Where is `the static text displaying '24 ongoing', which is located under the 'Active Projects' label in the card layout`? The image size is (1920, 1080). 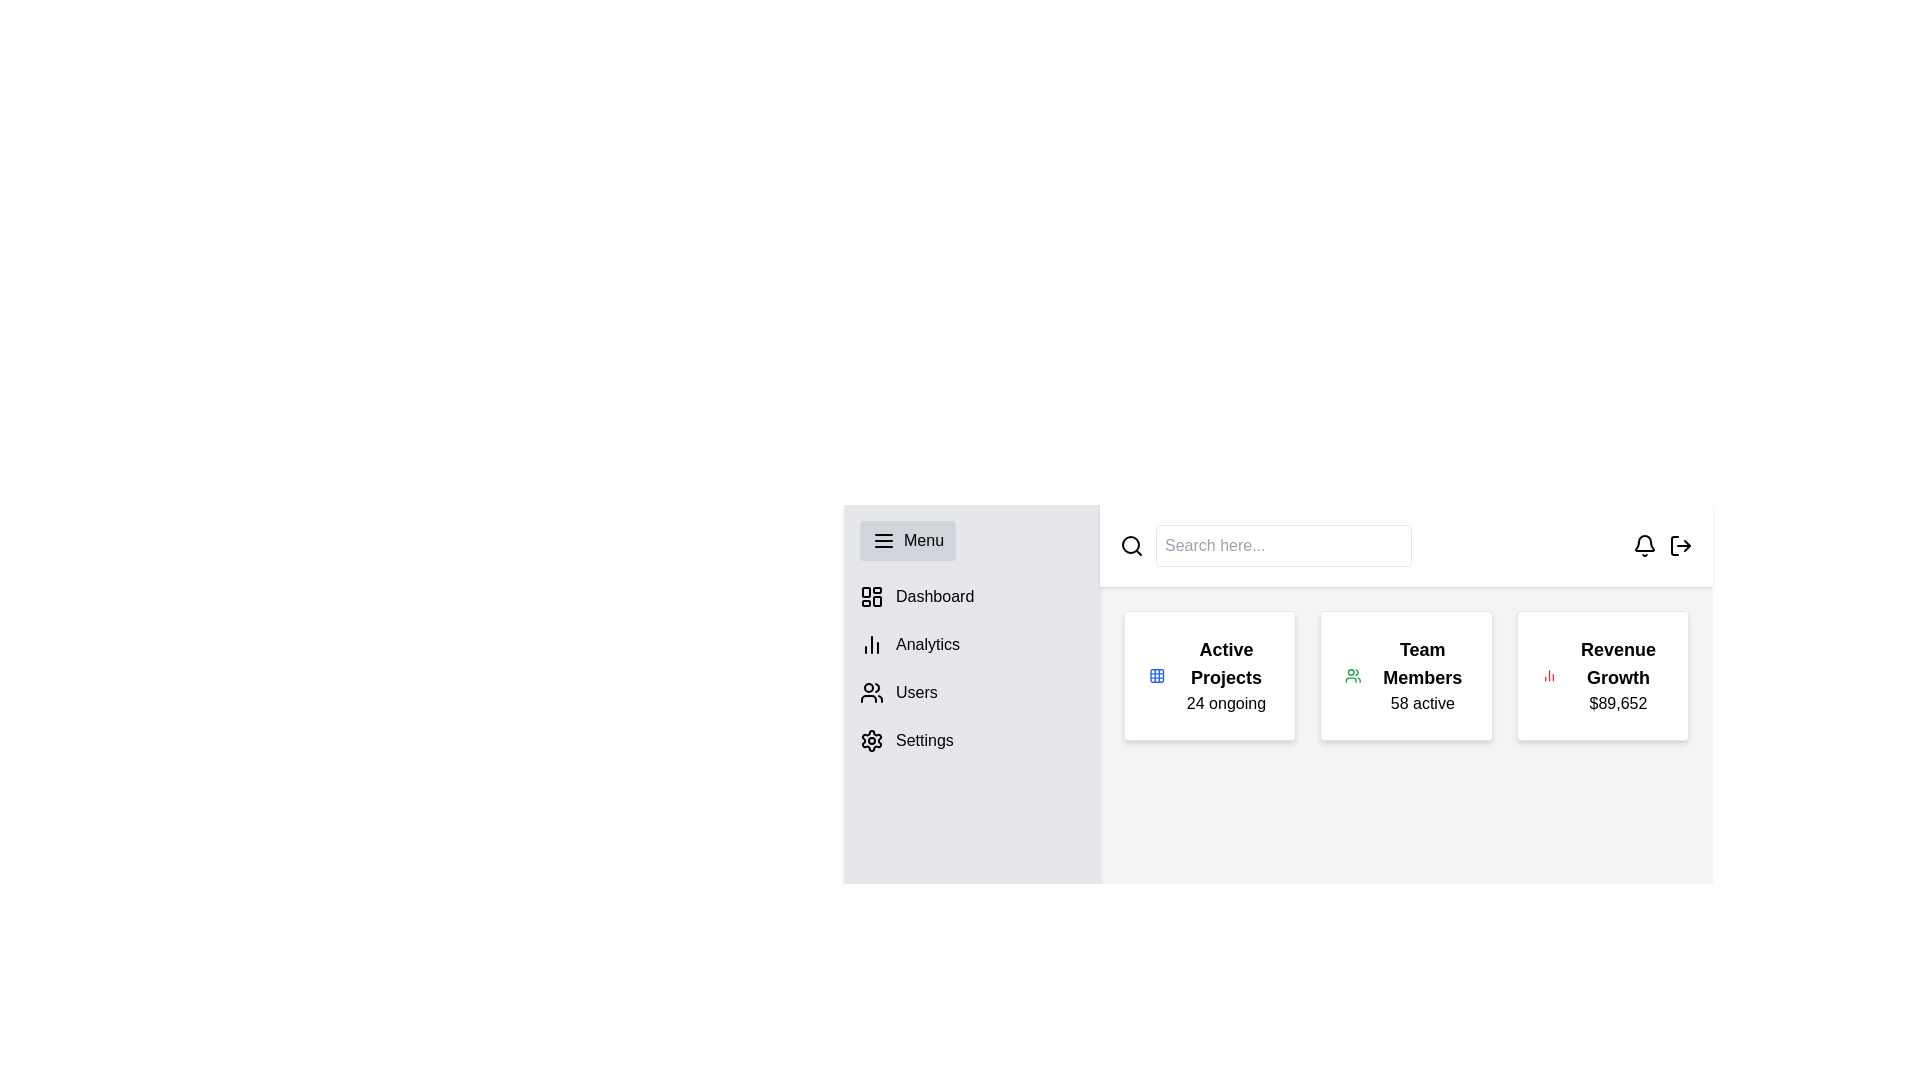
the static text displaying '24 ongoing', which is located under the 'Active Projects' label in the card layout is located at coordinates (1225, 703).